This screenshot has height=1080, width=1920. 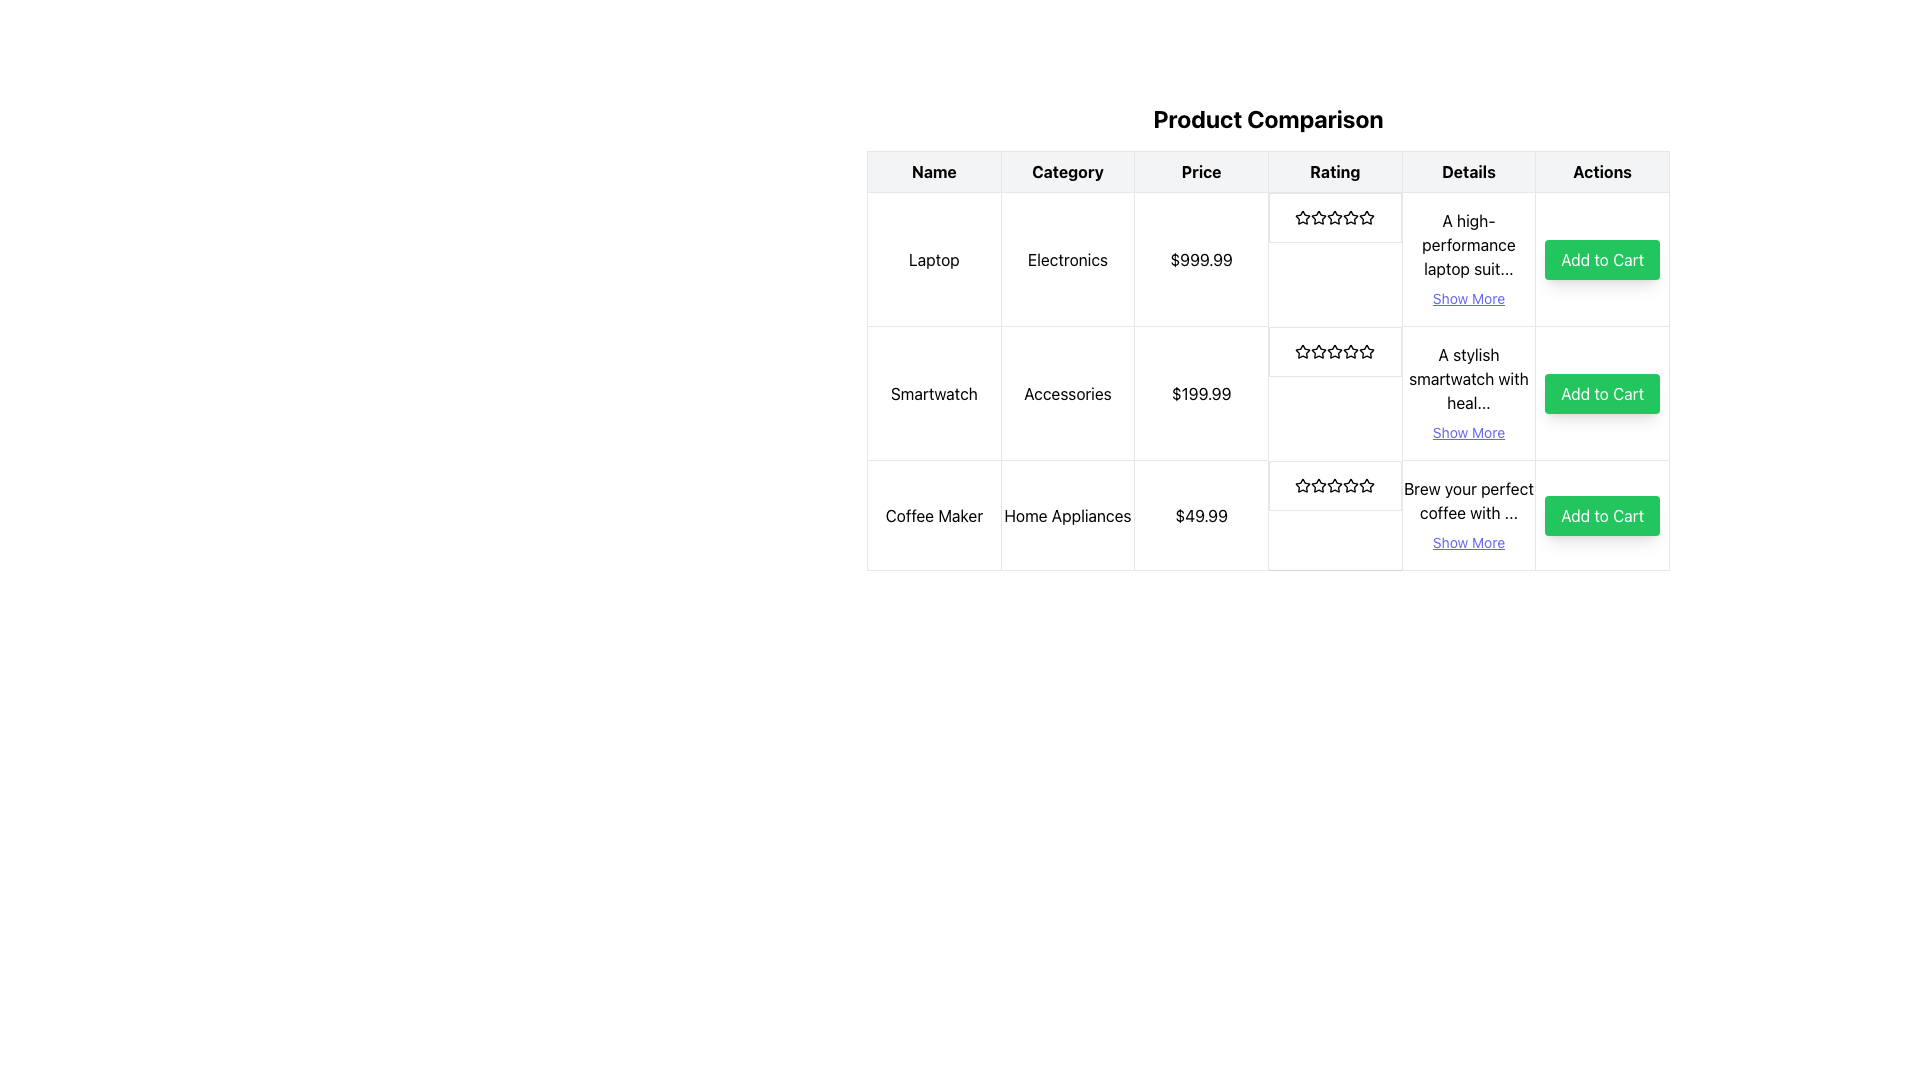 I want to click on on the third star icon in the five-star rating system for the 'Coffee Maker' product, so click(x=1366, y=485).